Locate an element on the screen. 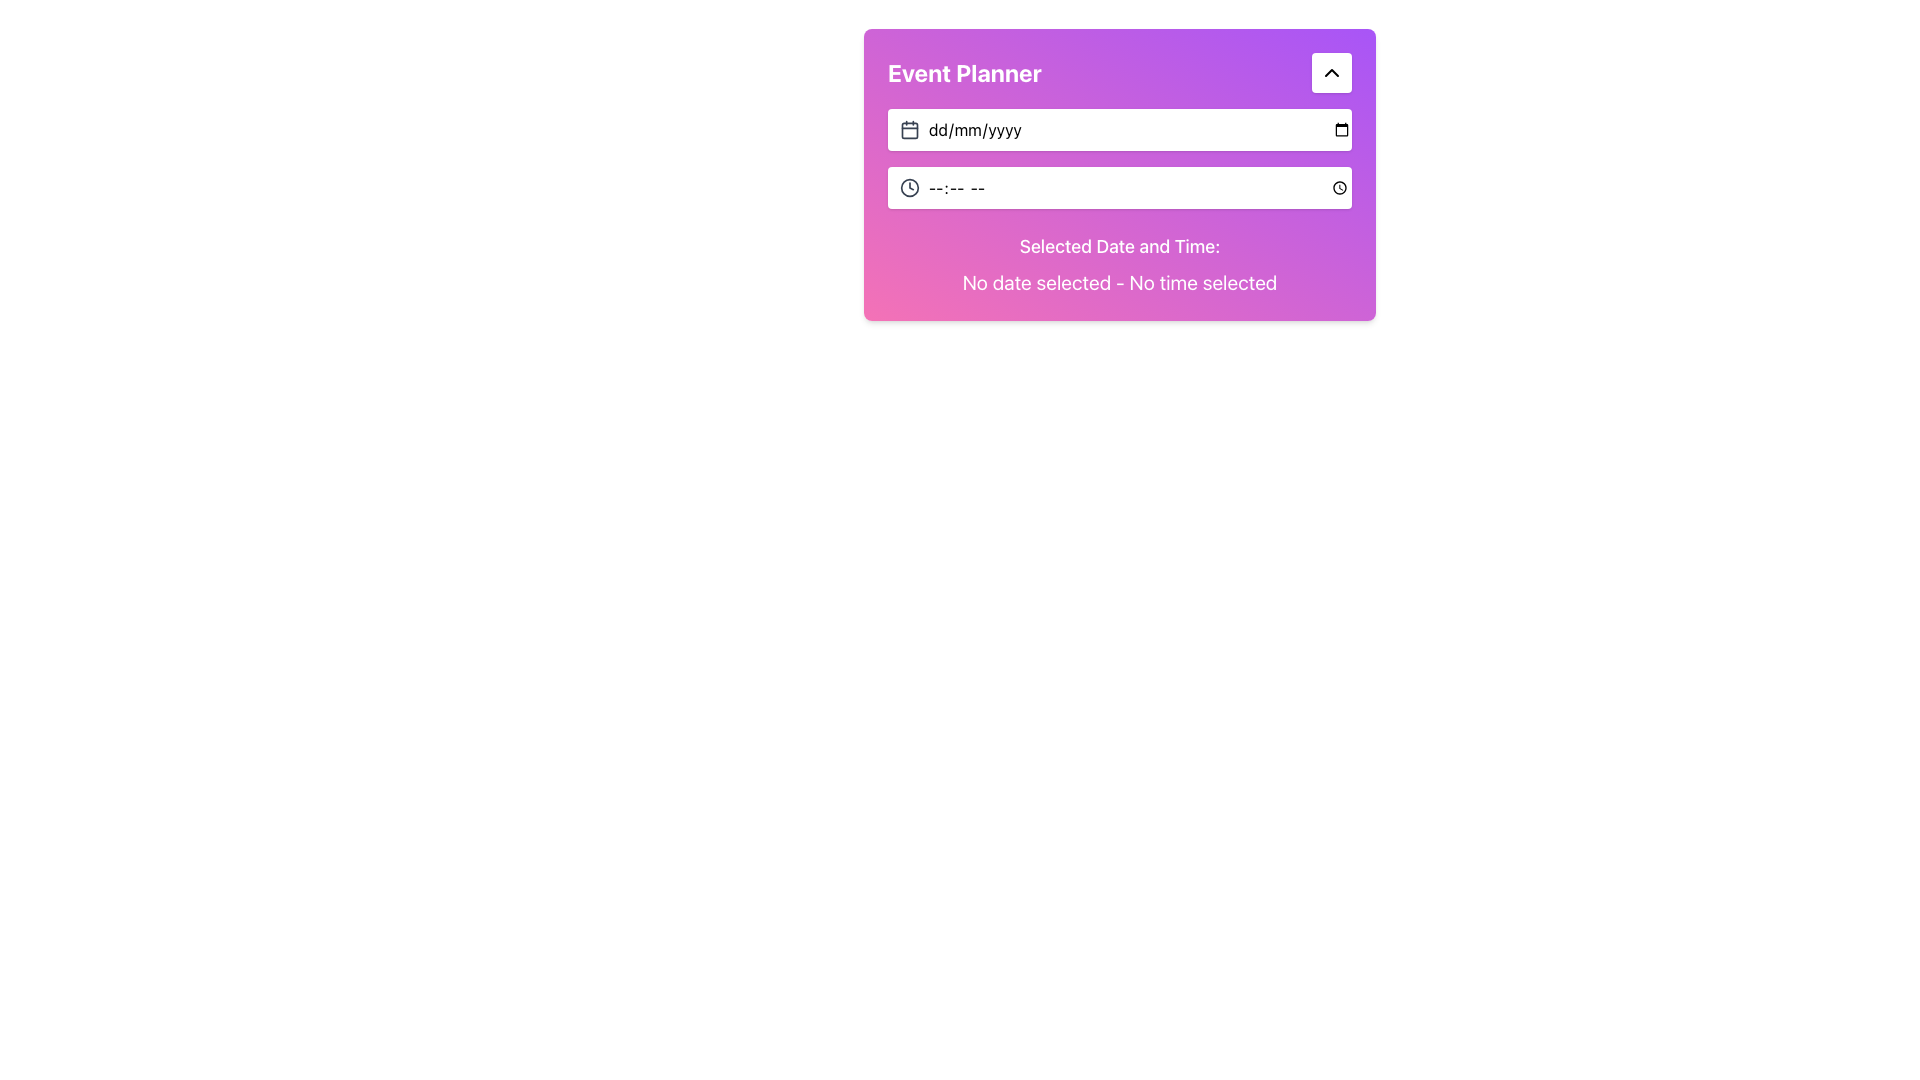 The height and width of the screenshot is (1080, 1920). the circular part of the clock icon, which is the outer rim of the clock graphic located to the left of the time input field in the Event Planner card is located at coordinates (909, 188).